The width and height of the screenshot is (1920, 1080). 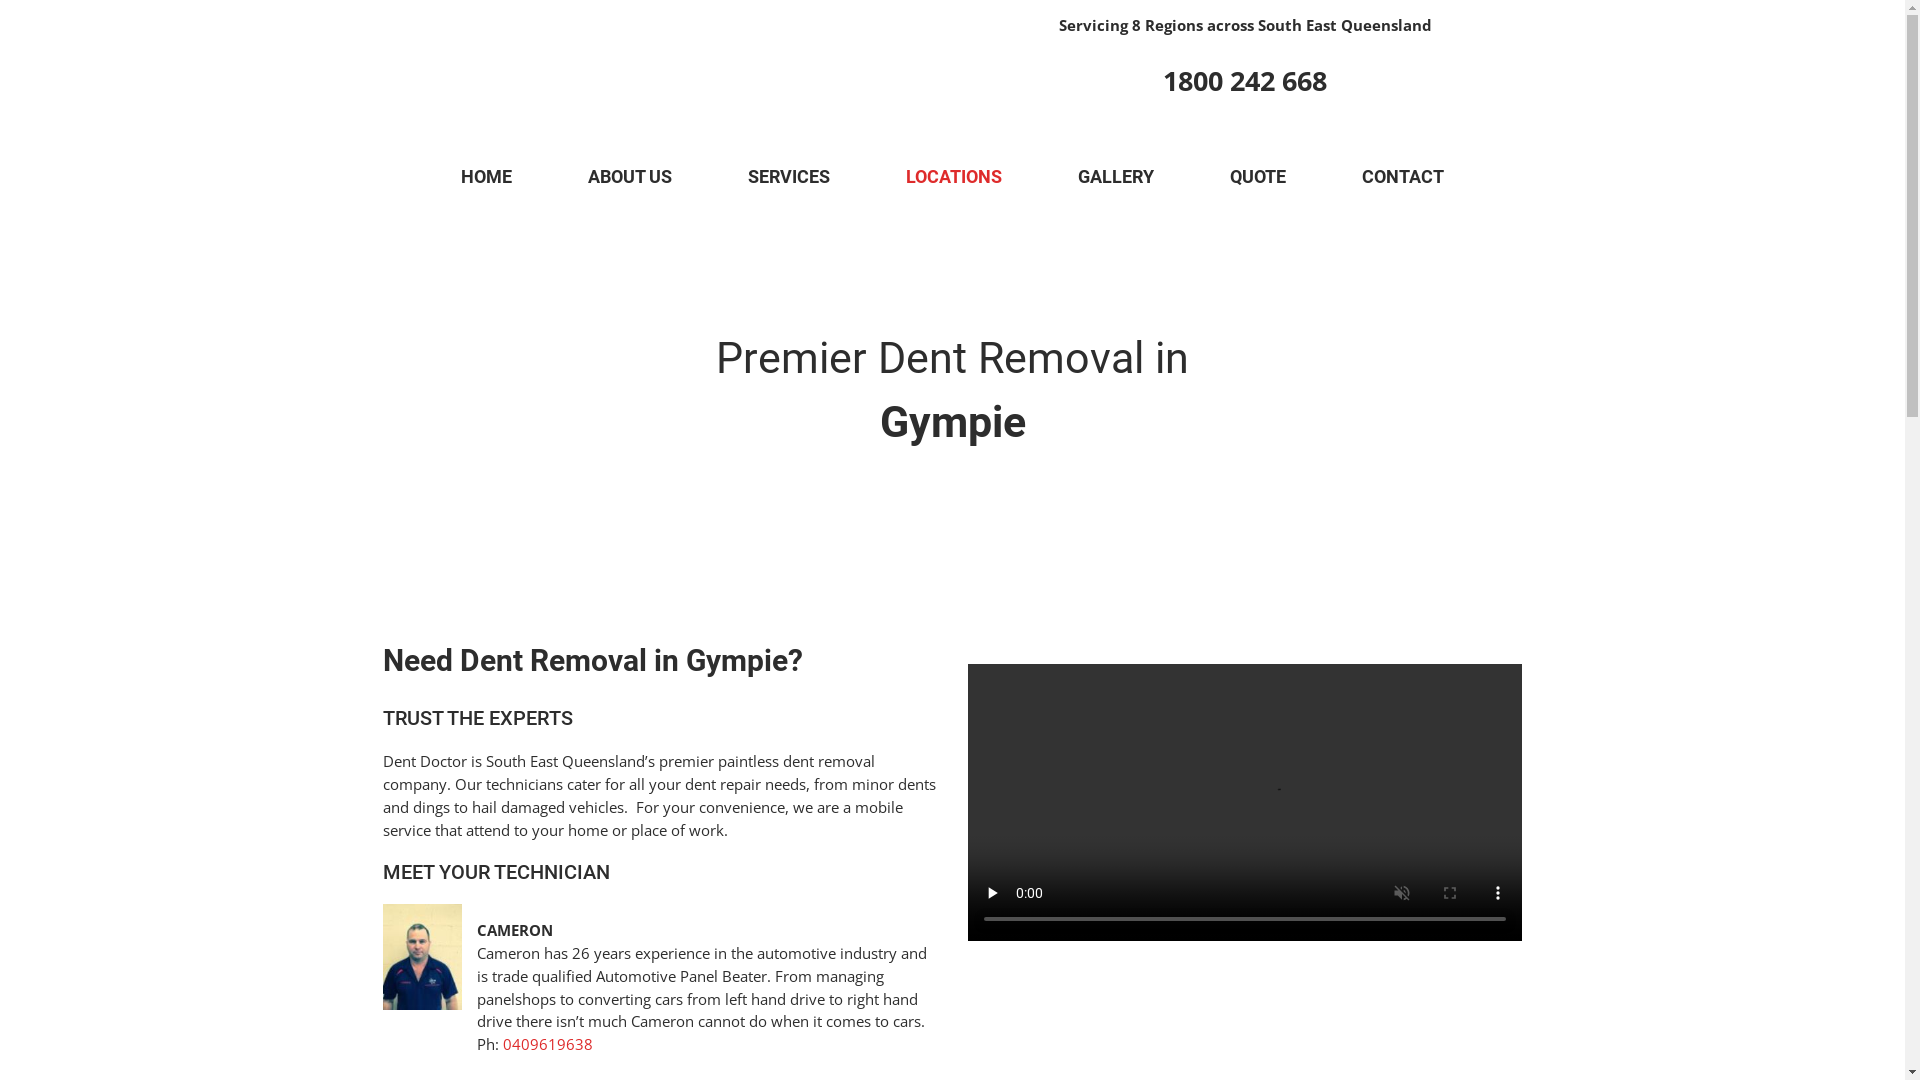 What do you see at coordinates (1401, 176) in the screenshot?
I see `'CONTACT'` at bounding box center [1401, 176].